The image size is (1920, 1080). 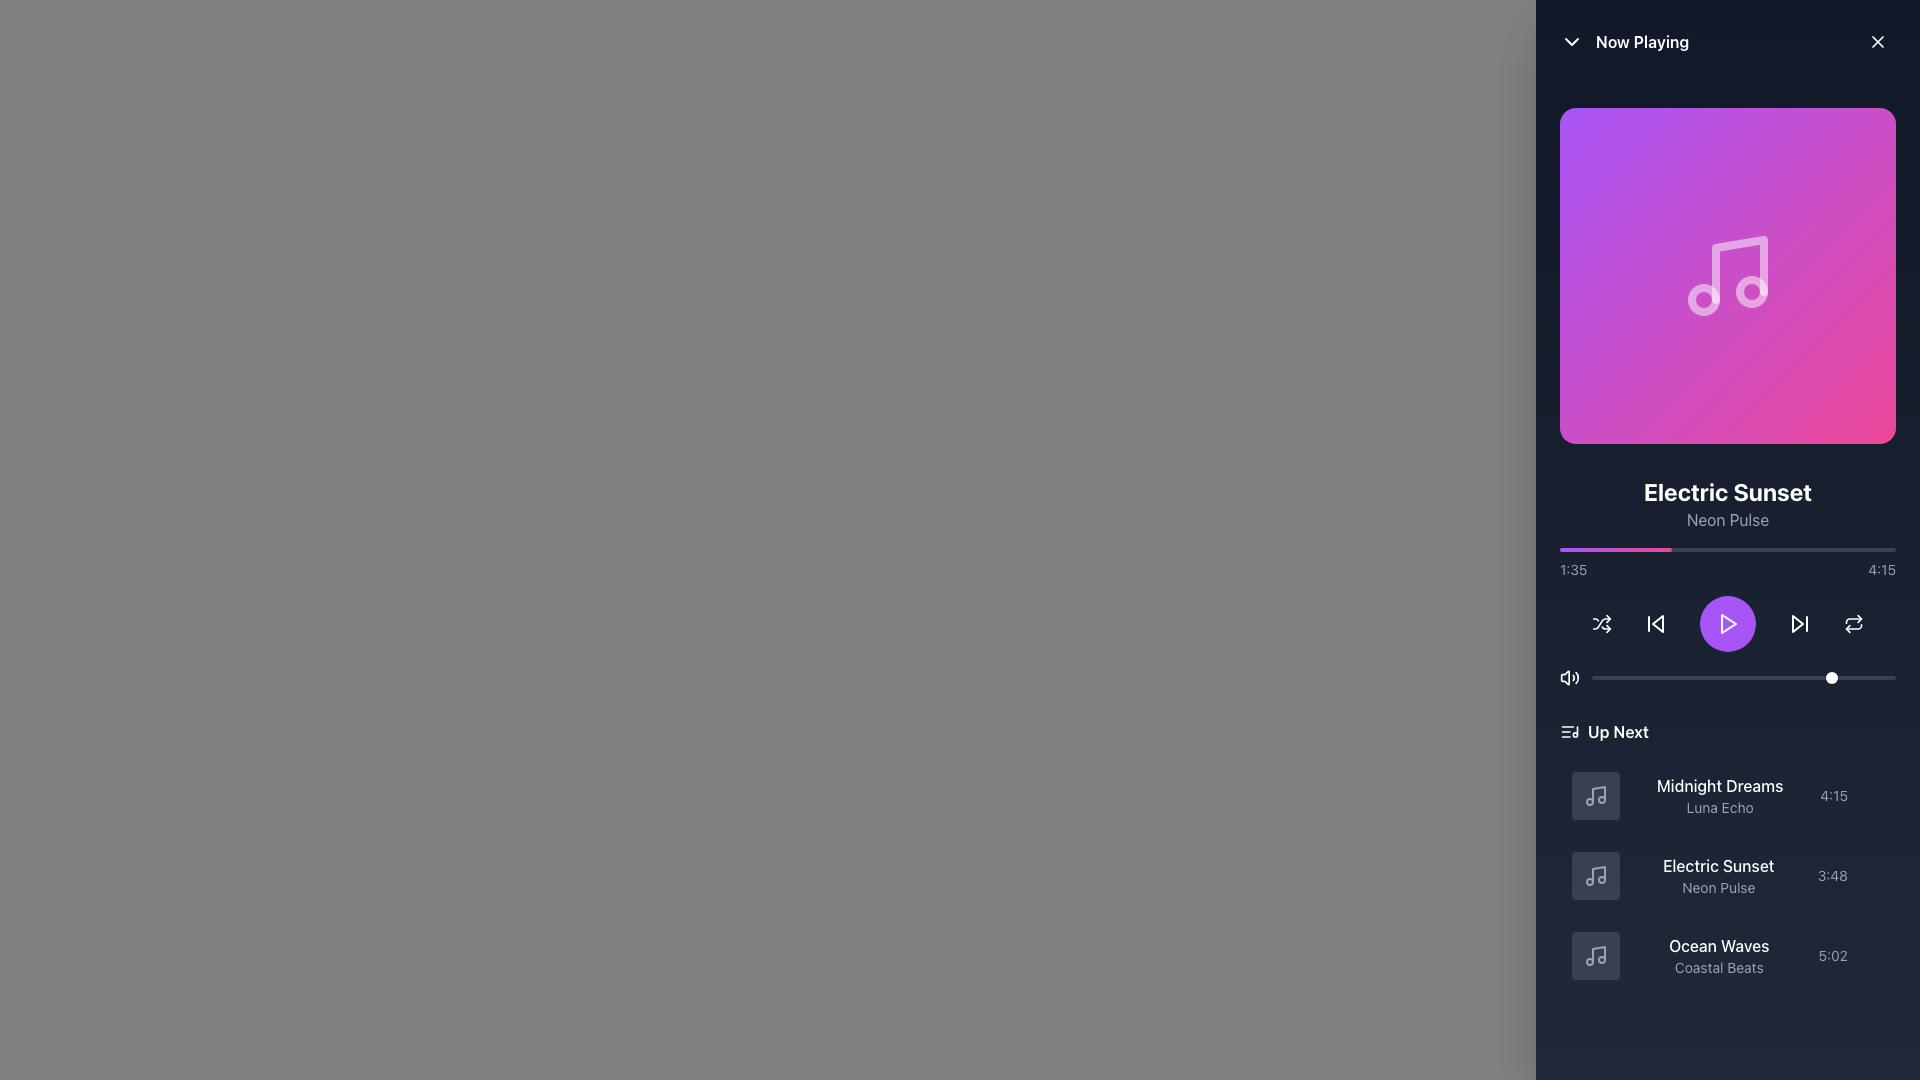 I want to click on the first track item in the 'Now Playing' queue, so click(x=1727, y=794).